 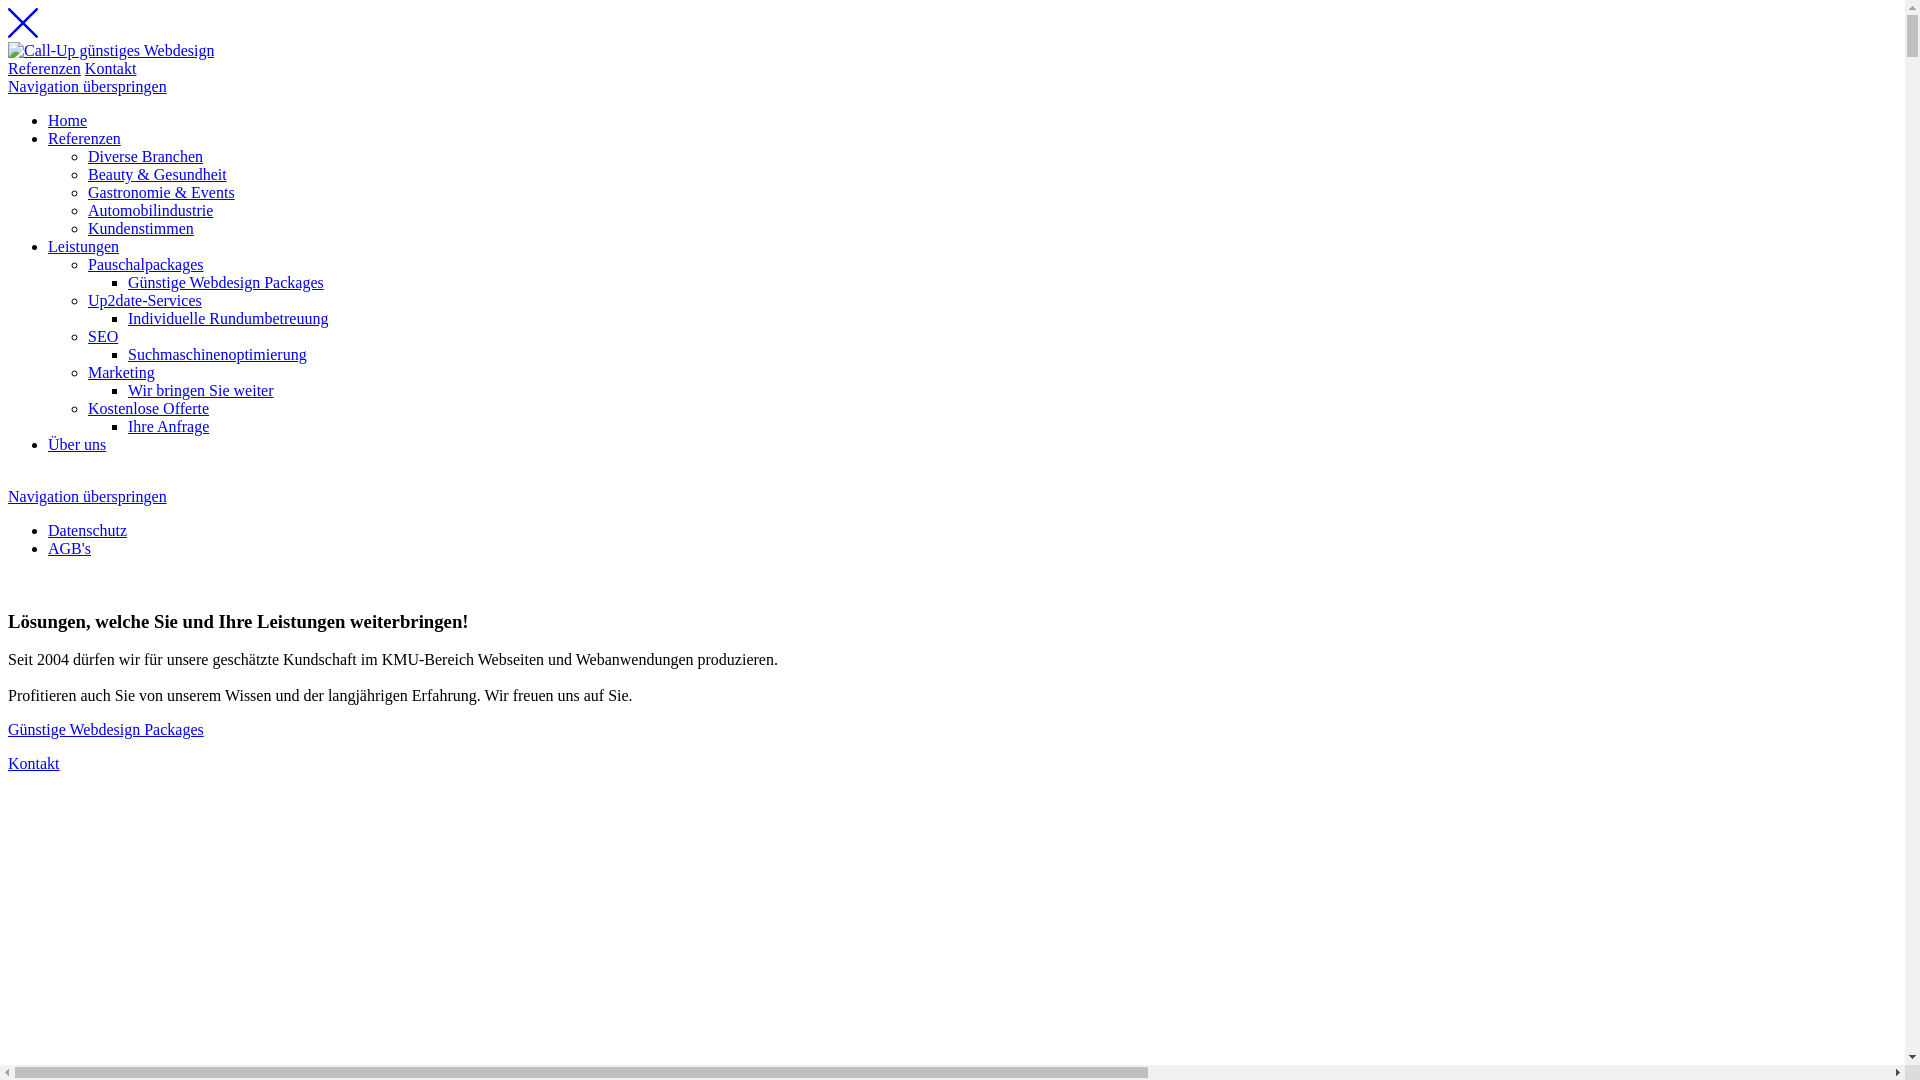 What do you see at coordinates (217, 353) in the screenshot?
I see `'Suchmaschinenoptimierung'` at bounding box center [217, 353].